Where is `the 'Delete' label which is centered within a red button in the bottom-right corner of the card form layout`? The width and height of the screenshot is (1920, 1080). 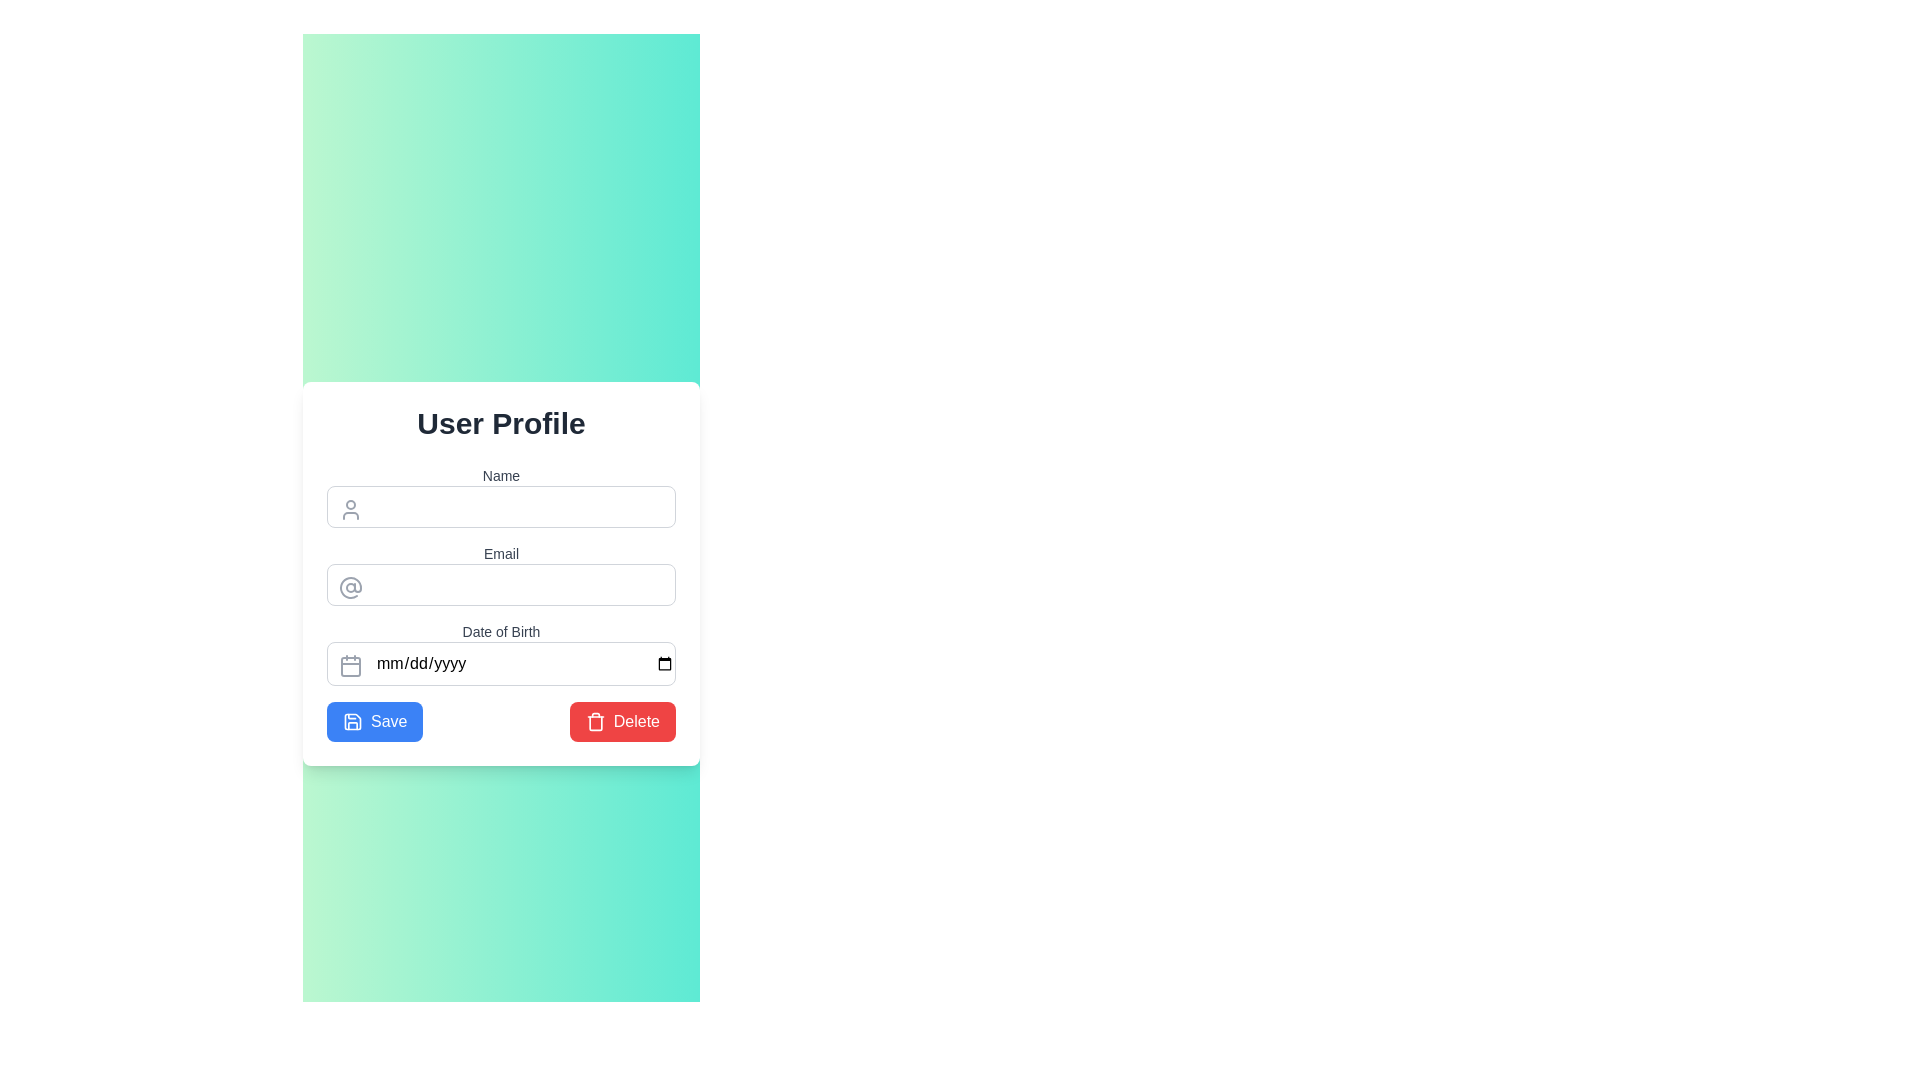
the 'Delete' label which is centered within a red button in the bottom-right corner of the card form layout is located at coordinates (635, 721).